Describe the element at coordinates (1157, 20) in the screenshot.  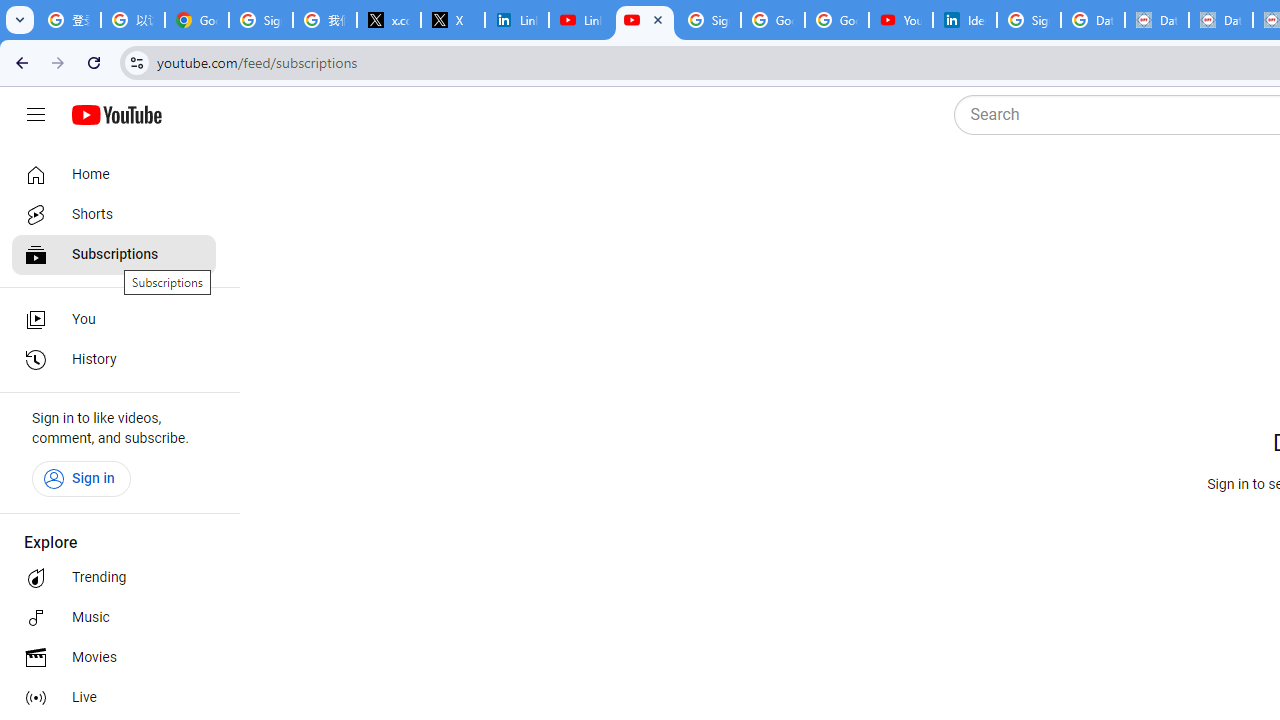
I see `'Data Privacy Framework'` at that location.